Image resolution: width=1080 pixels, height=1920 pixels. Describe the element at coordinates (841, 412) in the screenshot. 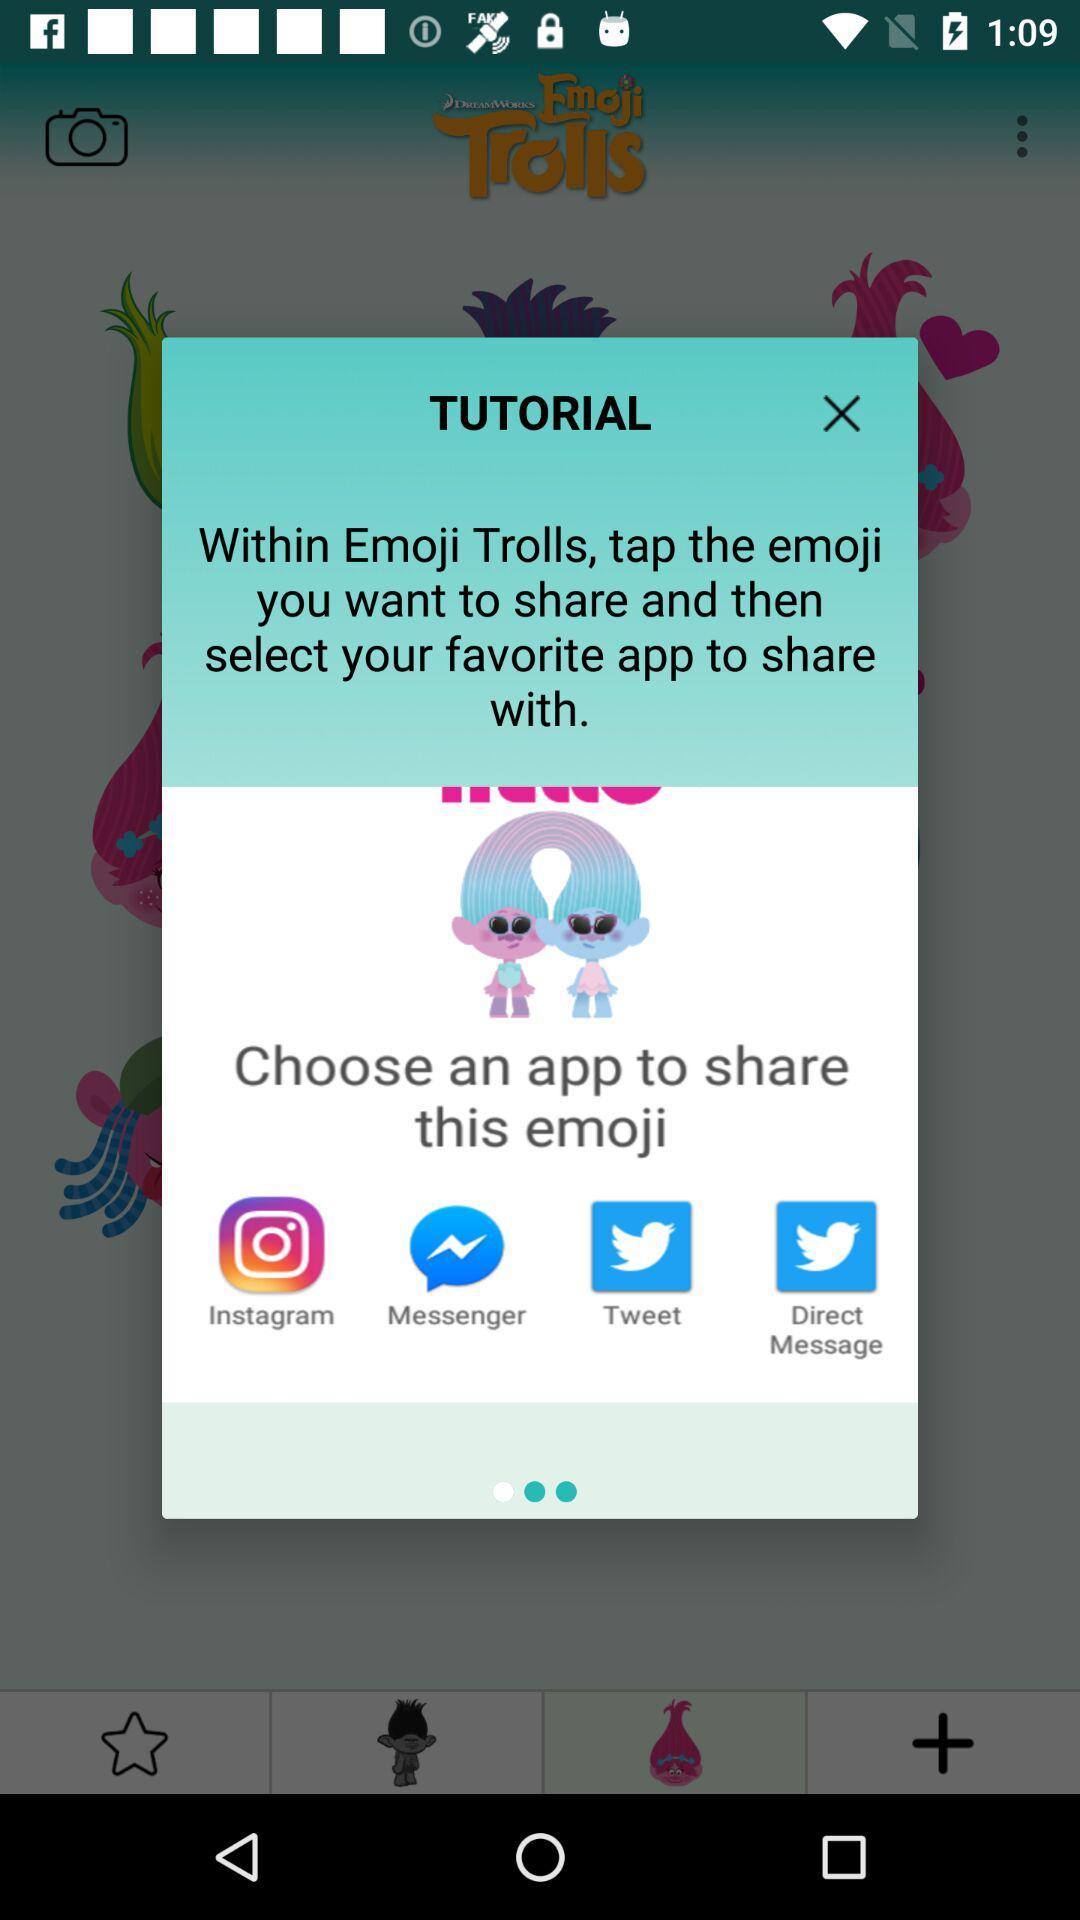

I see `pop-up` at that location.